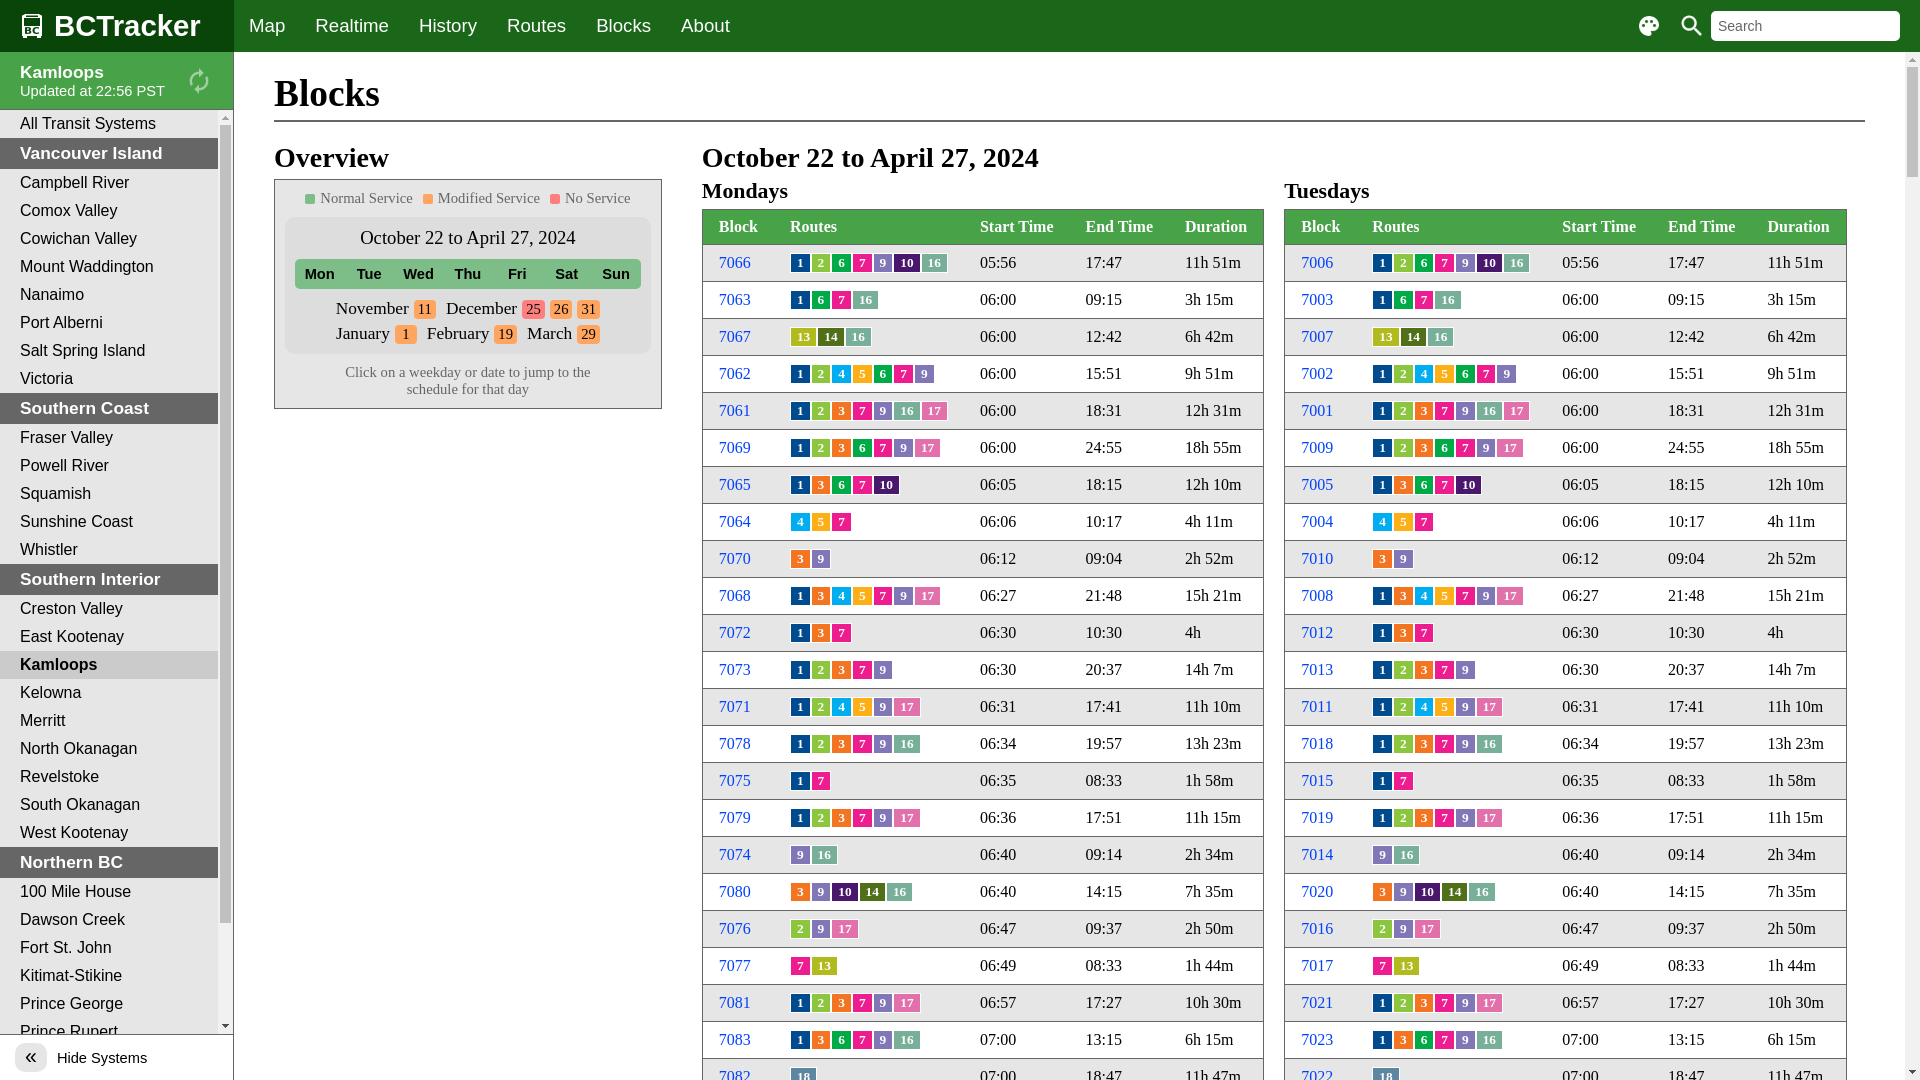  I want to click on '1', so click(800, 1002).